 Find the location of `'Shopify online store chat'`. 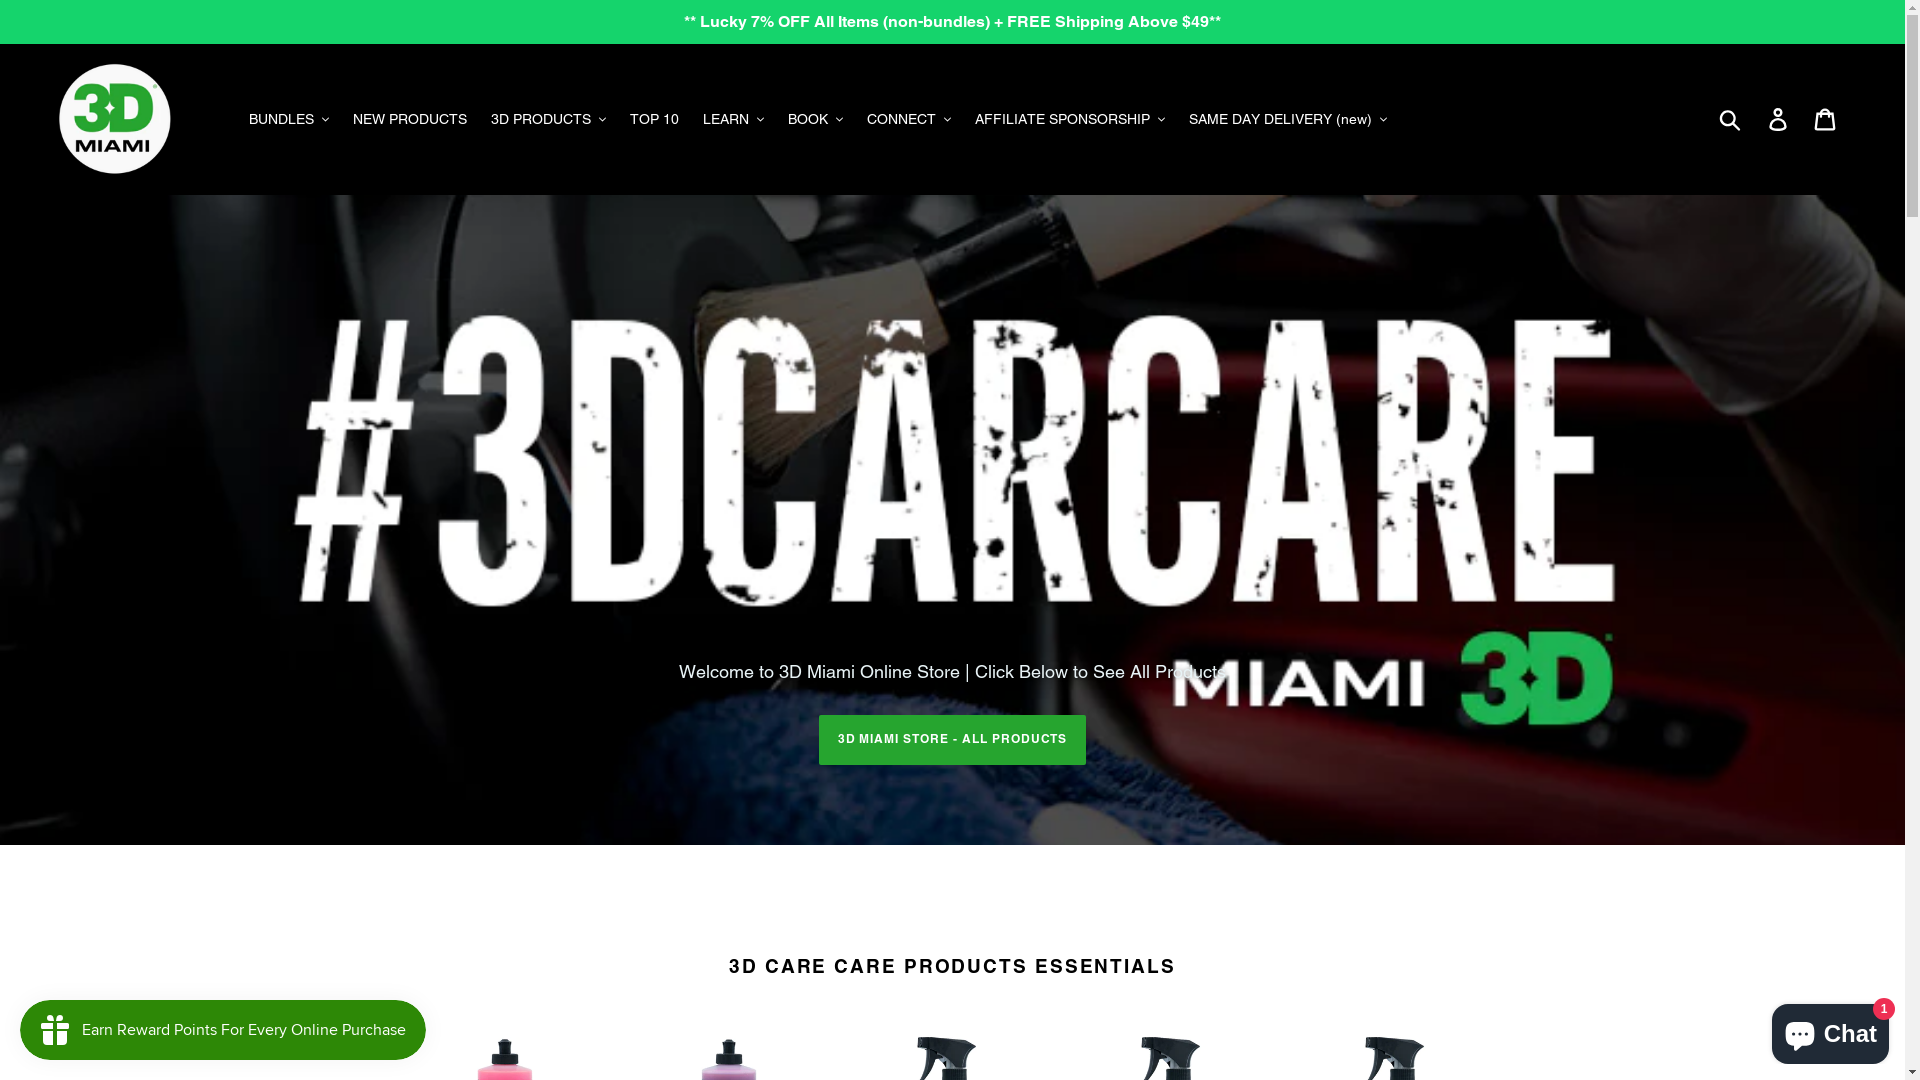

'Shopify online store chat' is located at coordinates (1830, 1029).